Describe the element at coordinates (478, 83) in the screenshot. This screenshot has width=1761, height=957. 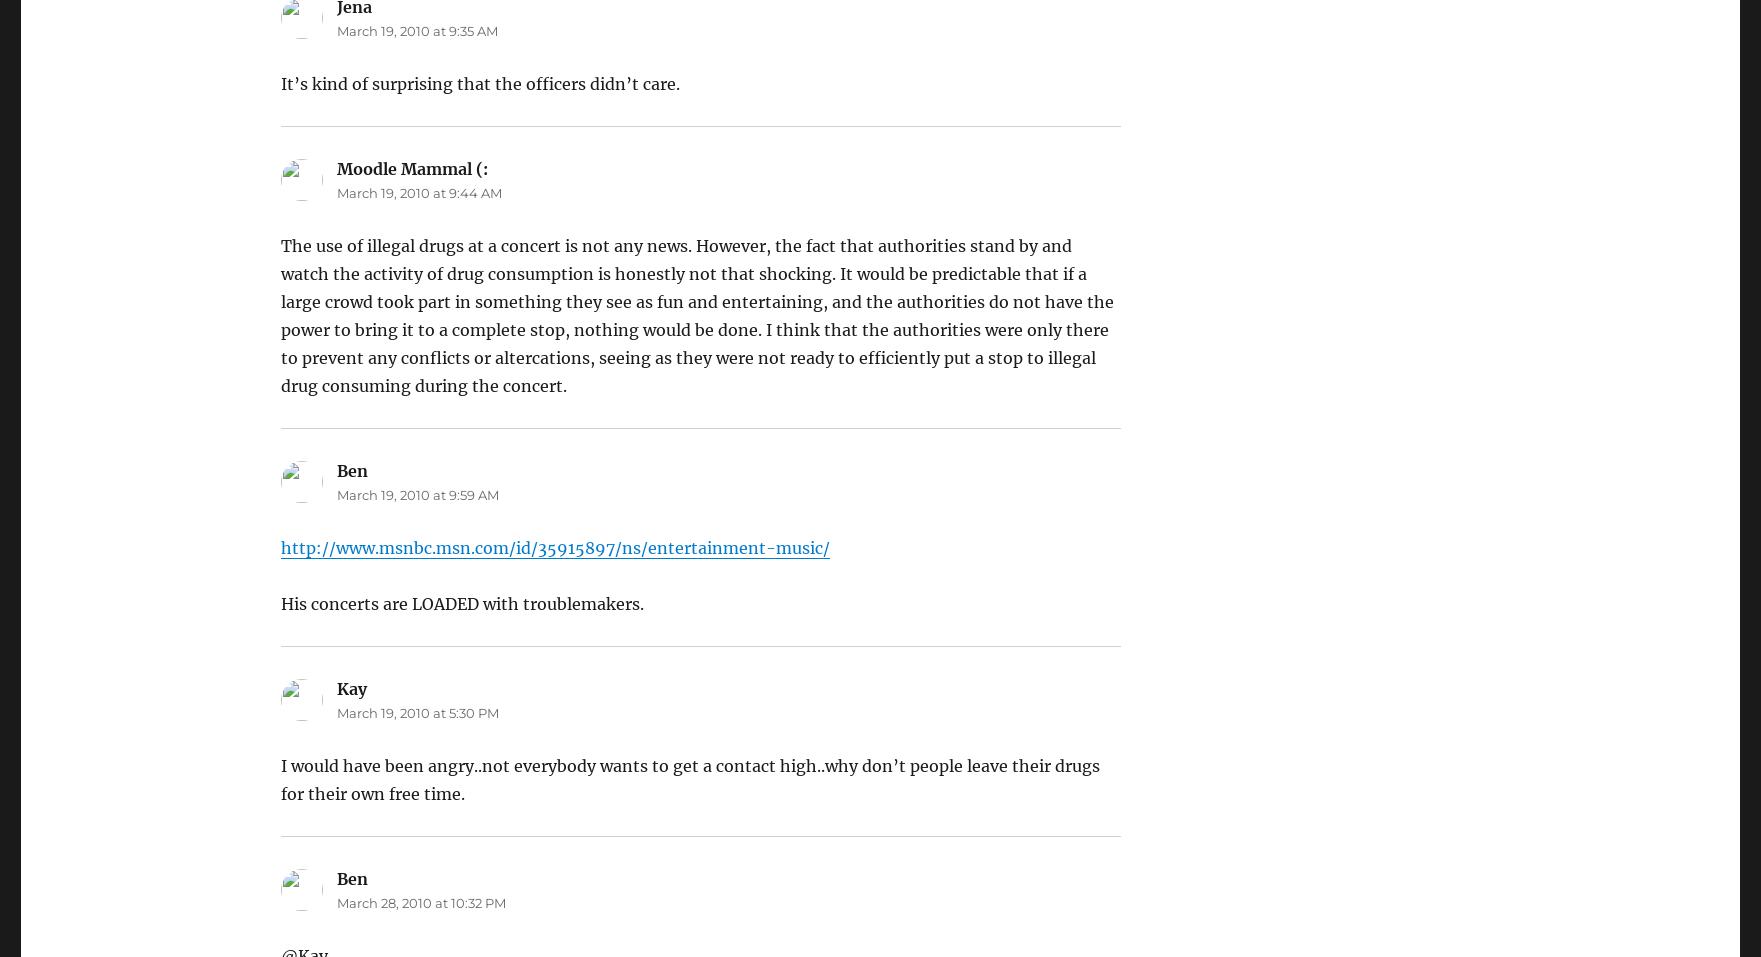
I see `'It’s kind of surprising that the officers didn’t care.'` at that location.